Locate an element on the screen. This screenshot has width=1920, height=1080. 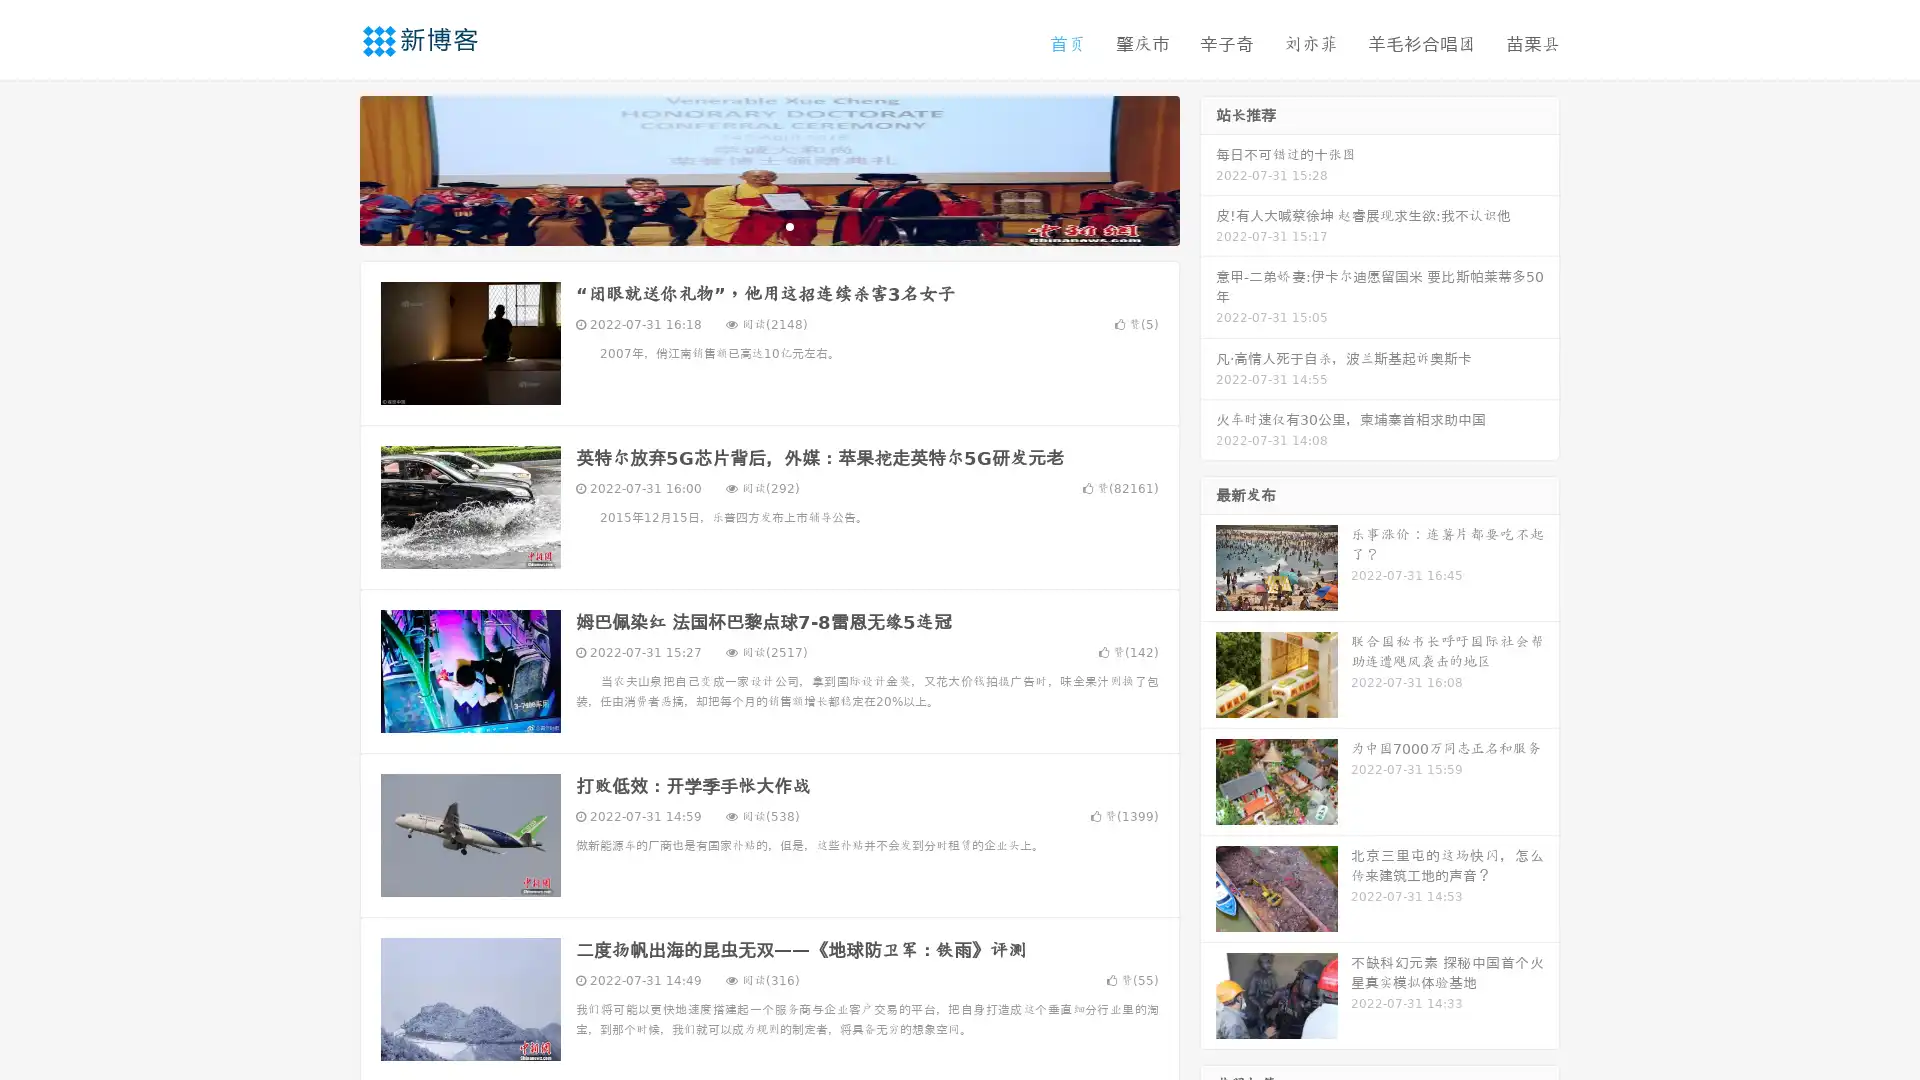
Go to slide 2 is located at coordinates (768, 225).